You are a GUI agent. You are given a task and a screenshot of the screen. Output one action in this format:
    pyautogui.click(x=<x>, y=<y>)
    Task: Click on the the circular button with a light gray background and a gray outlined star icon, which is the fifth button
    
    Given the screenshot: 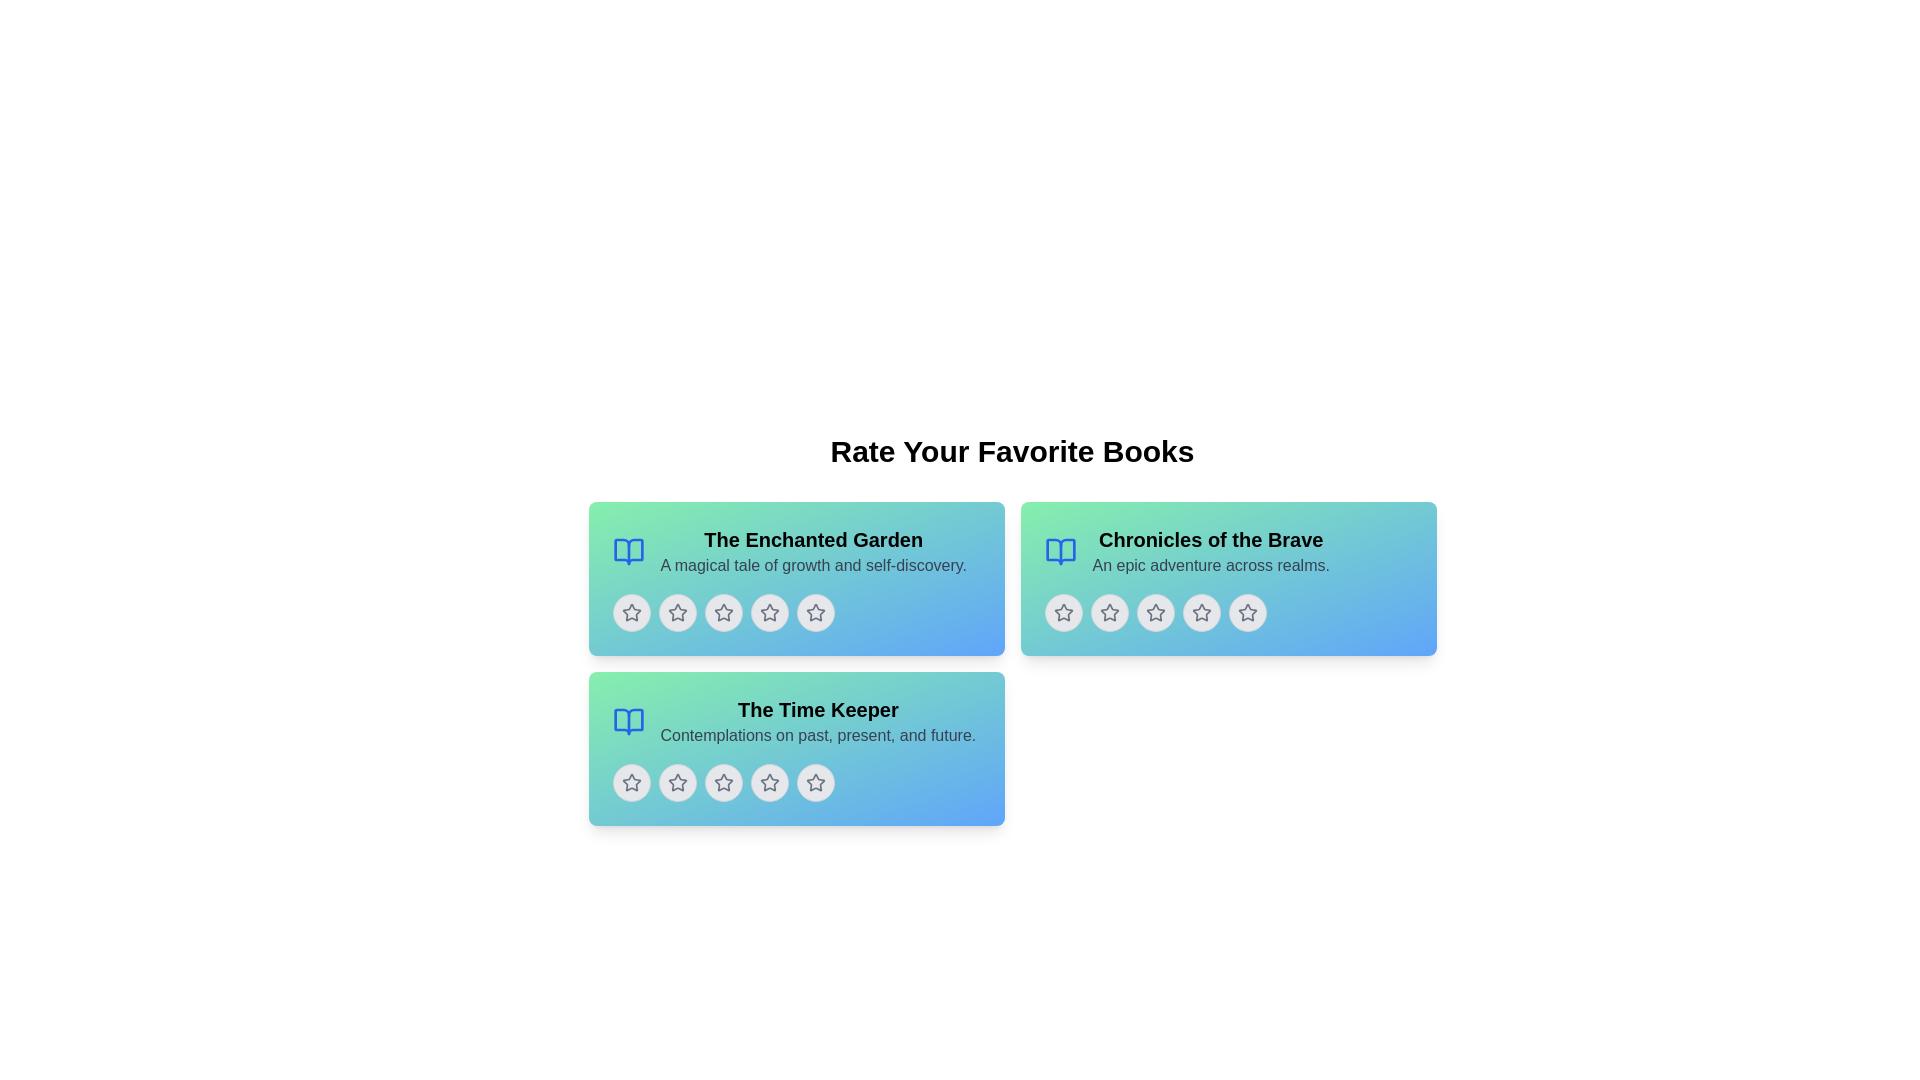 What is the action you would take?
    pyautogui.click(x=815, y=612)
    